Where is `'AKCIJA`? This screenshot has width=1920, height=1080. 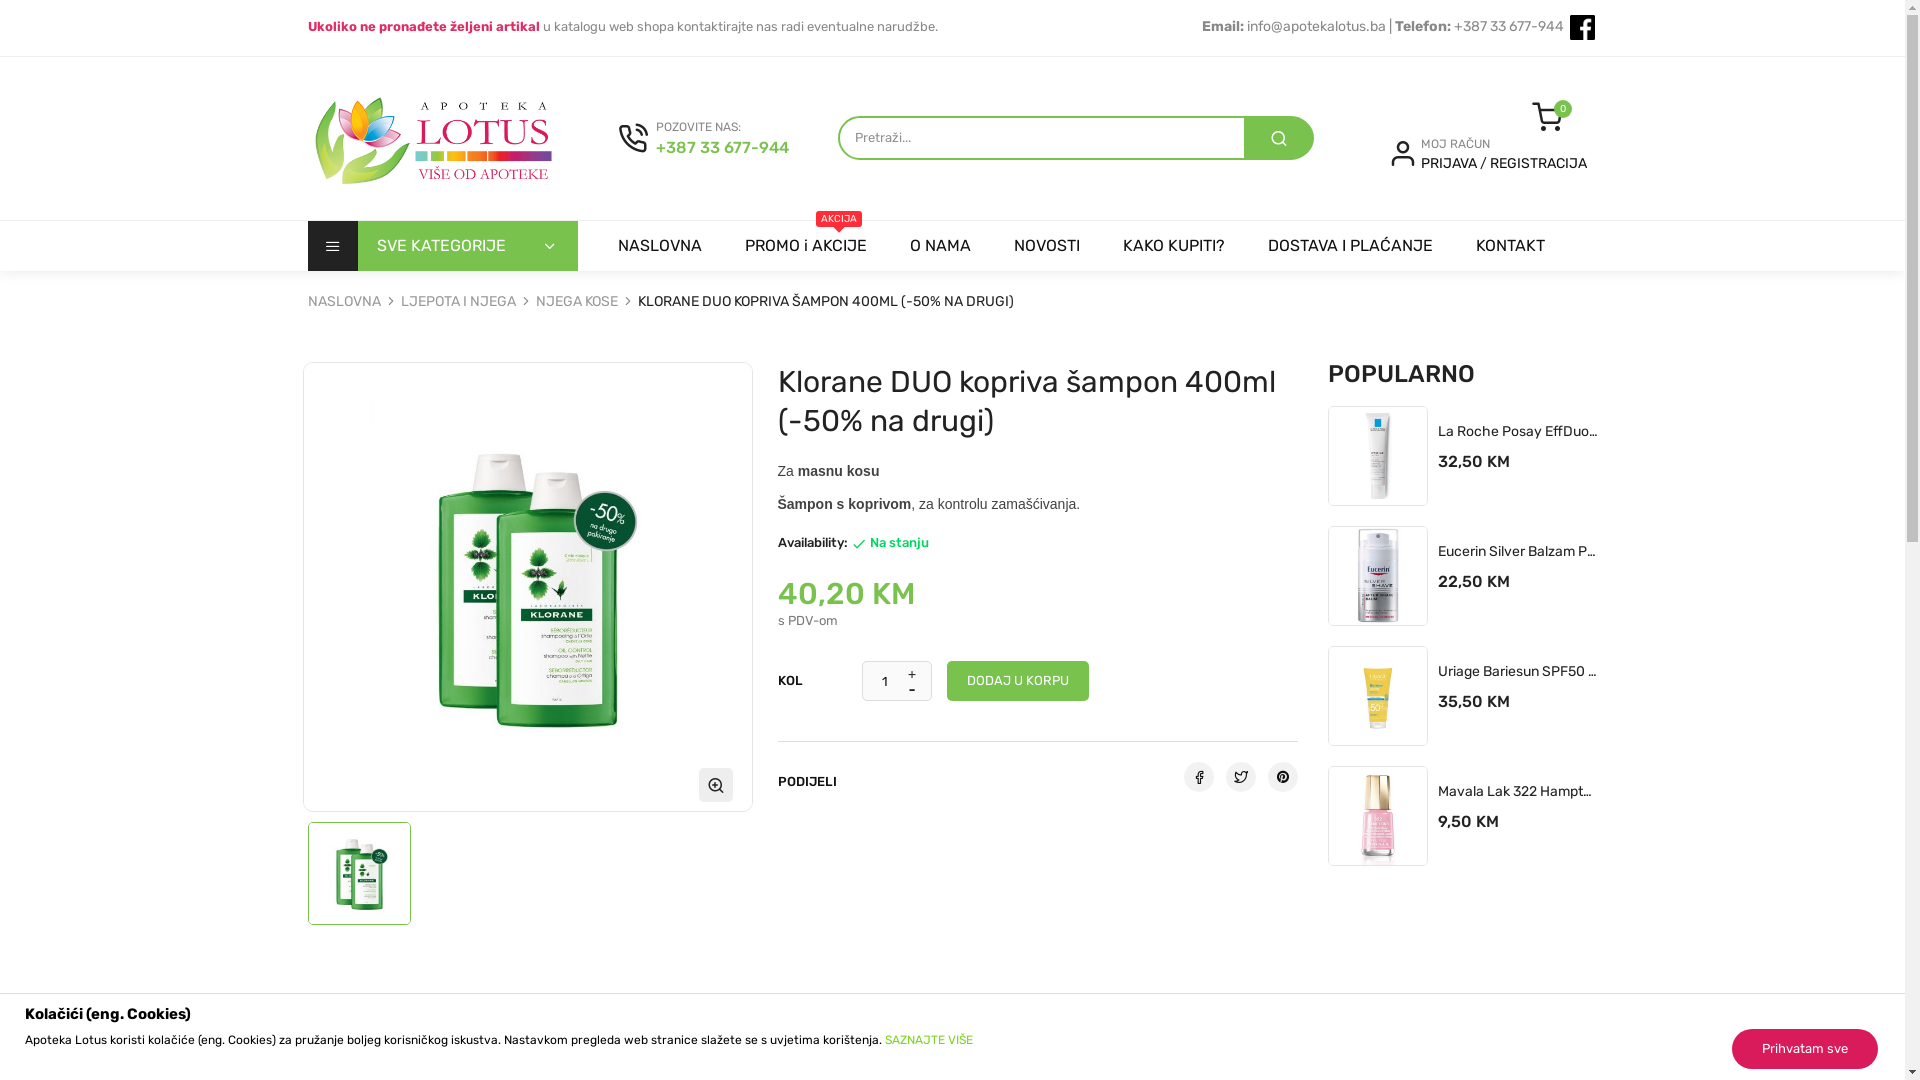 'AKCIJA is located at coordinates (805, 245).